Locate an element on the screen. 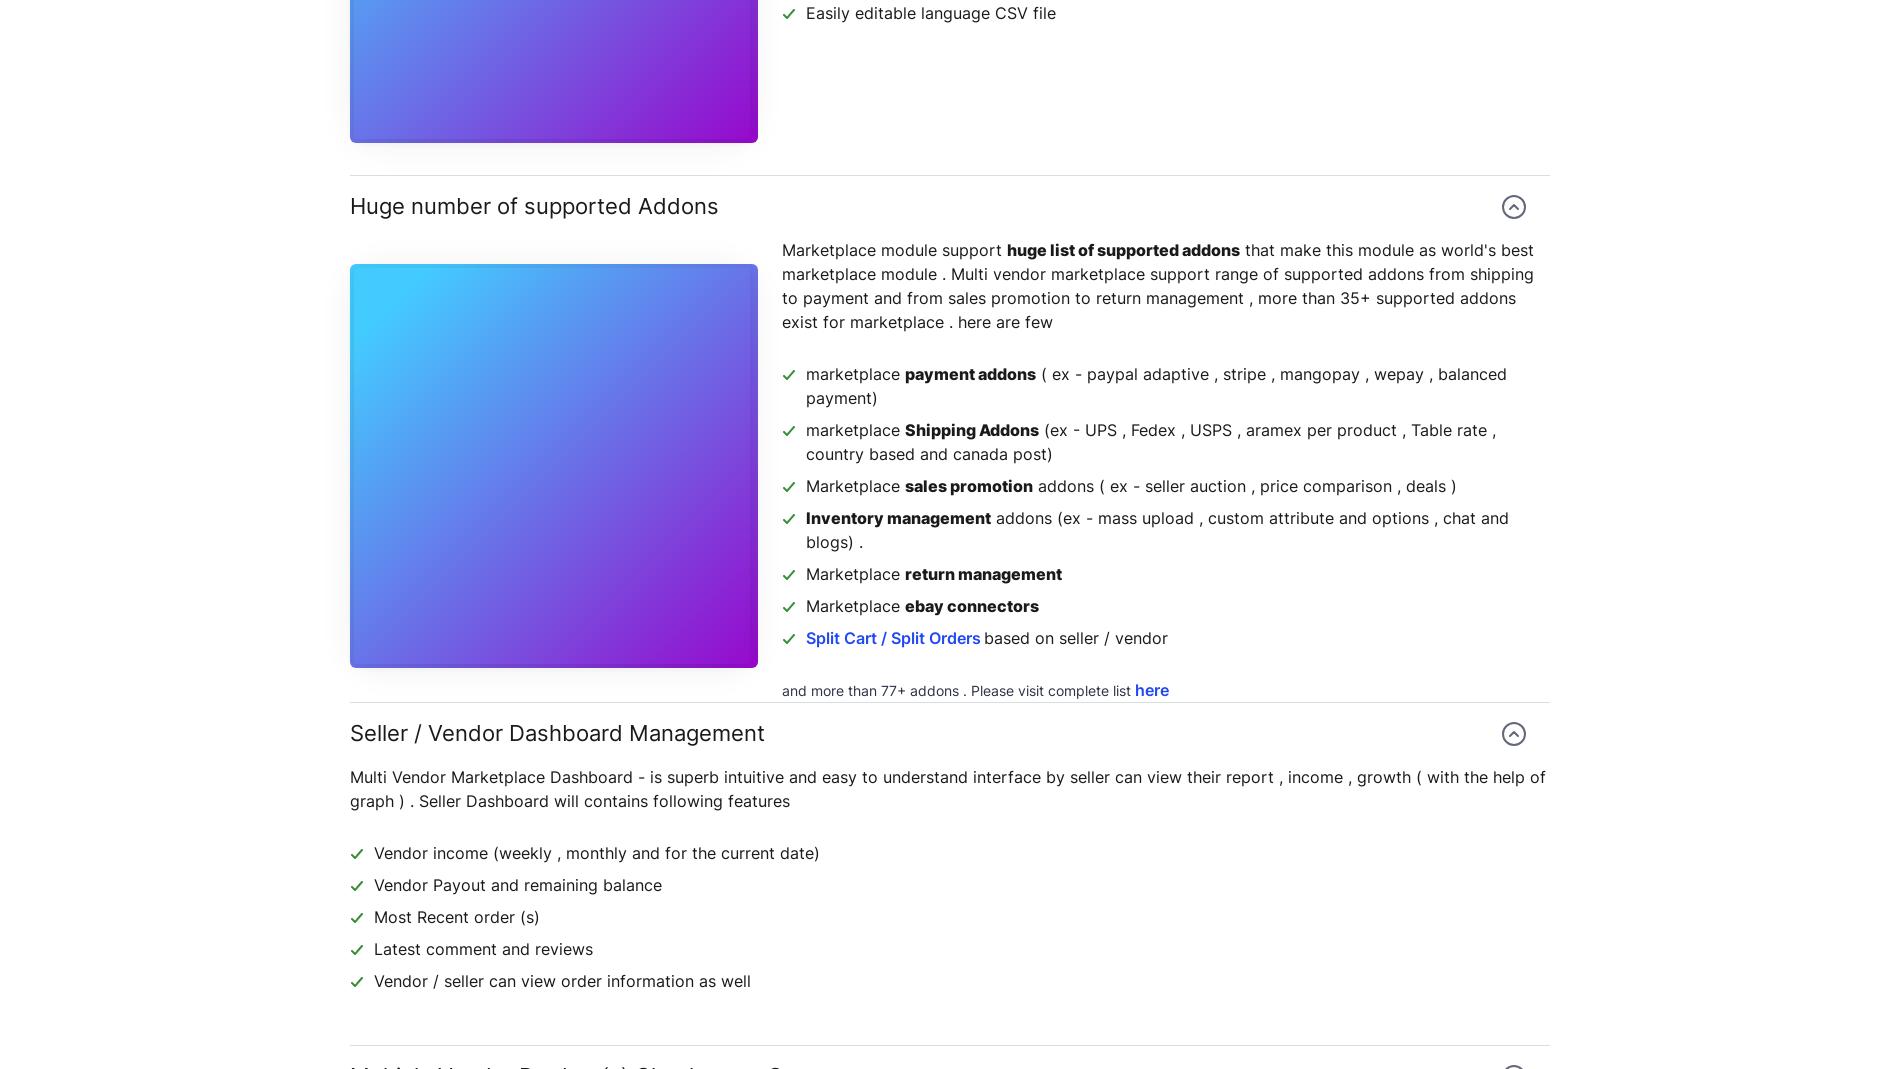 The image size is (1900, 1069). 'payment addons' is located at coordinates (903, 374).